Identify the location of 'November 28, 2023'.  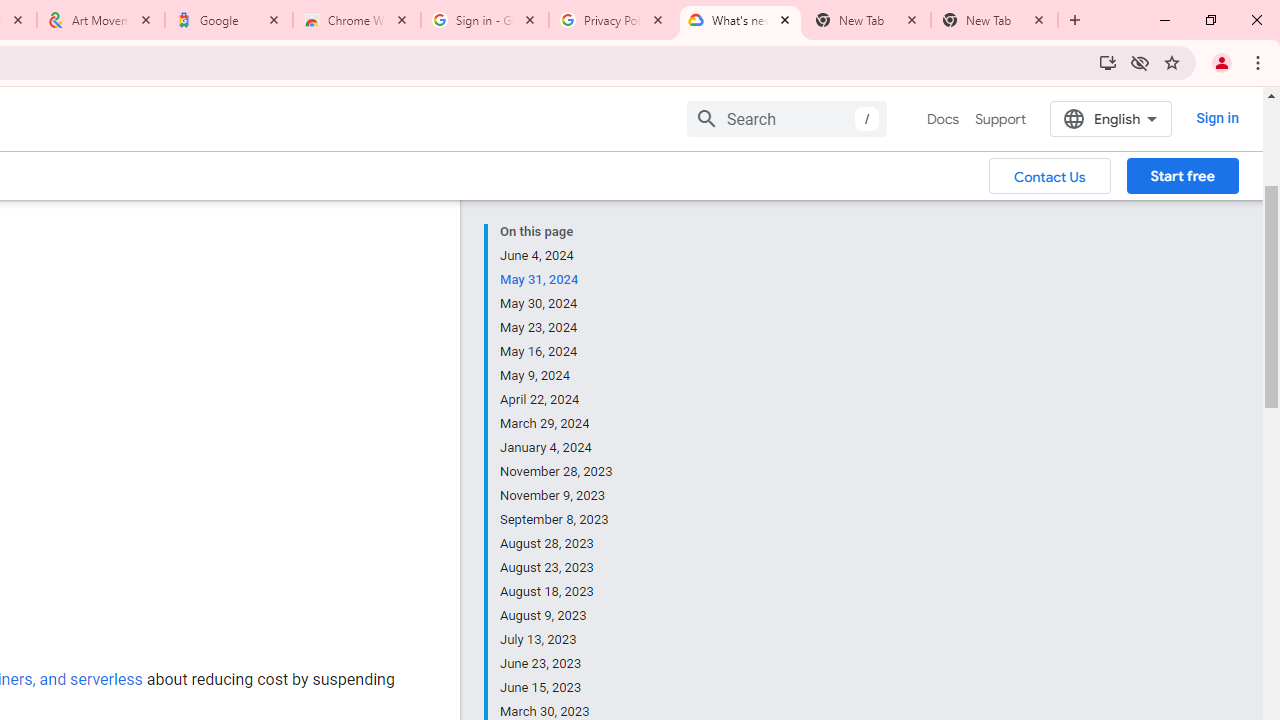
(557, 471).